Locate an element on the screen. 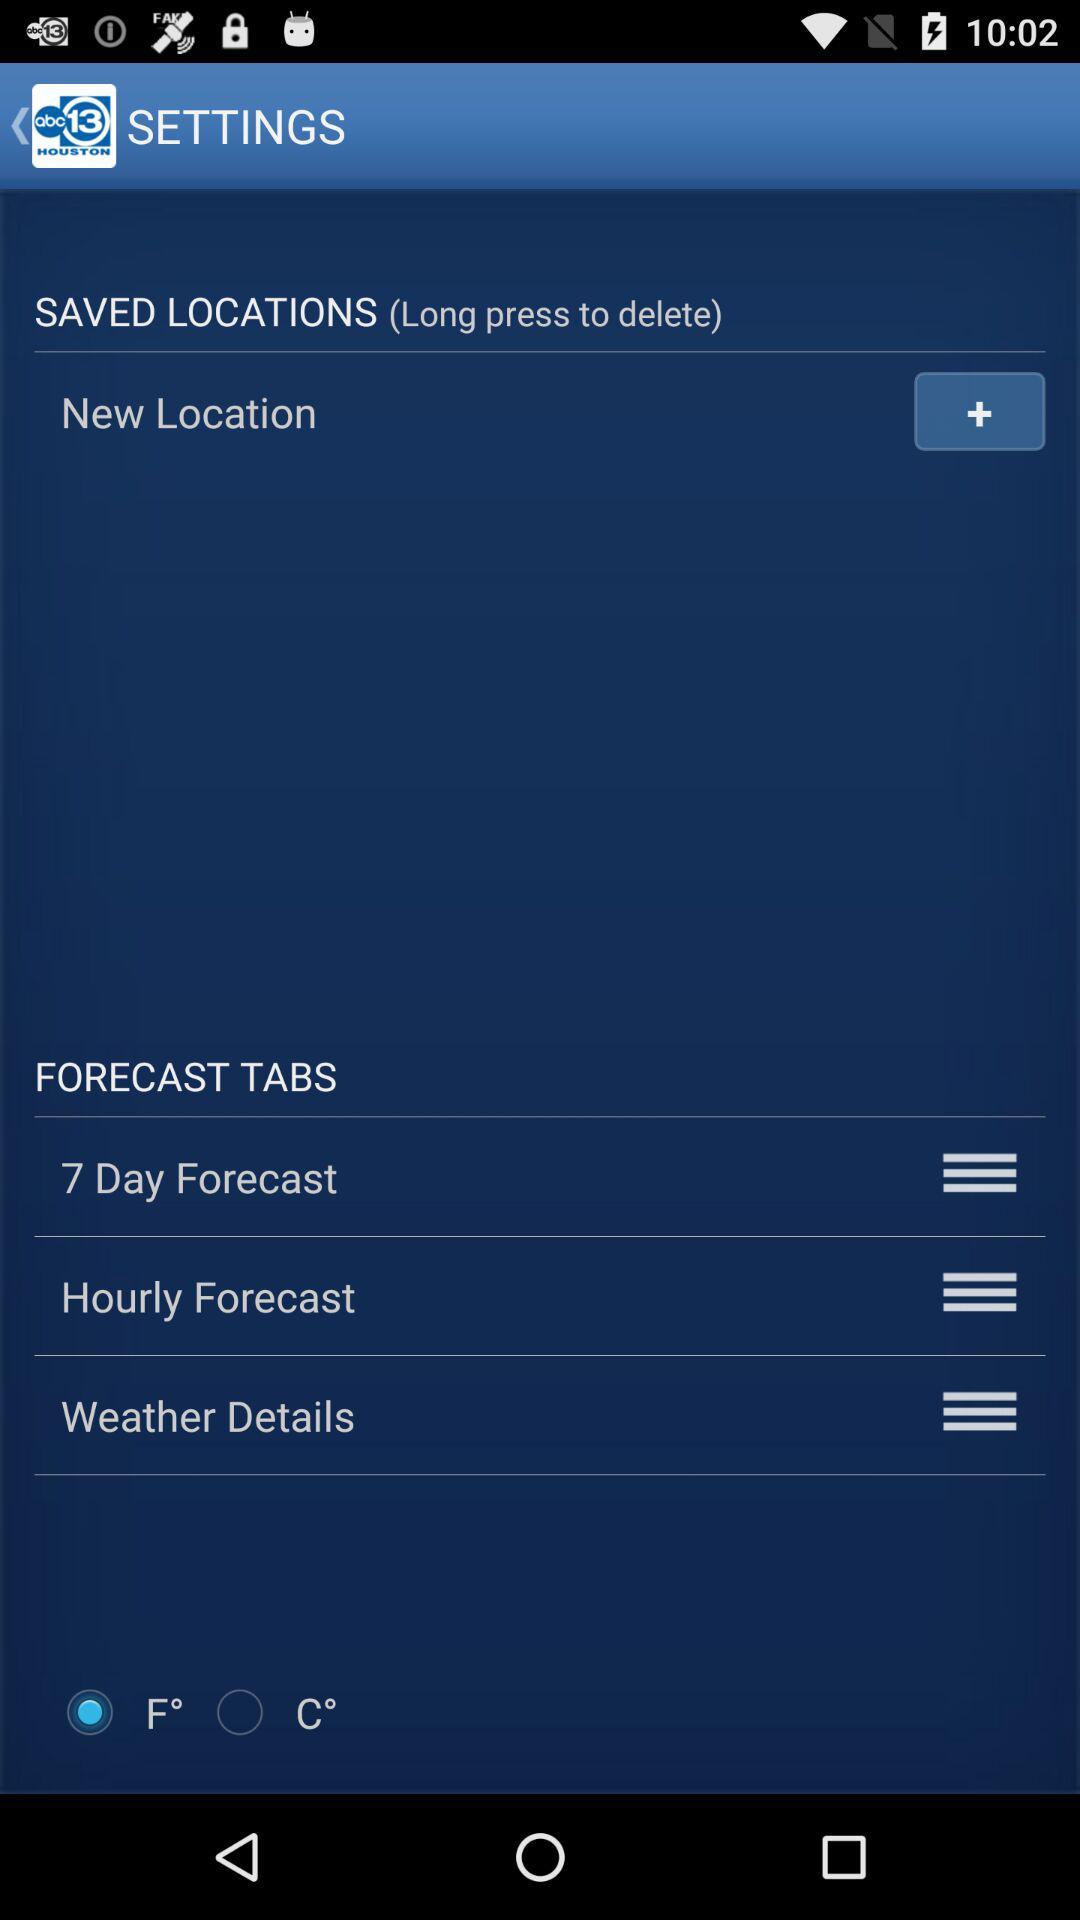 The height and width of the screenshot is (1920, 1080). item below the weather details icon is located at coordinates (123, 1711).